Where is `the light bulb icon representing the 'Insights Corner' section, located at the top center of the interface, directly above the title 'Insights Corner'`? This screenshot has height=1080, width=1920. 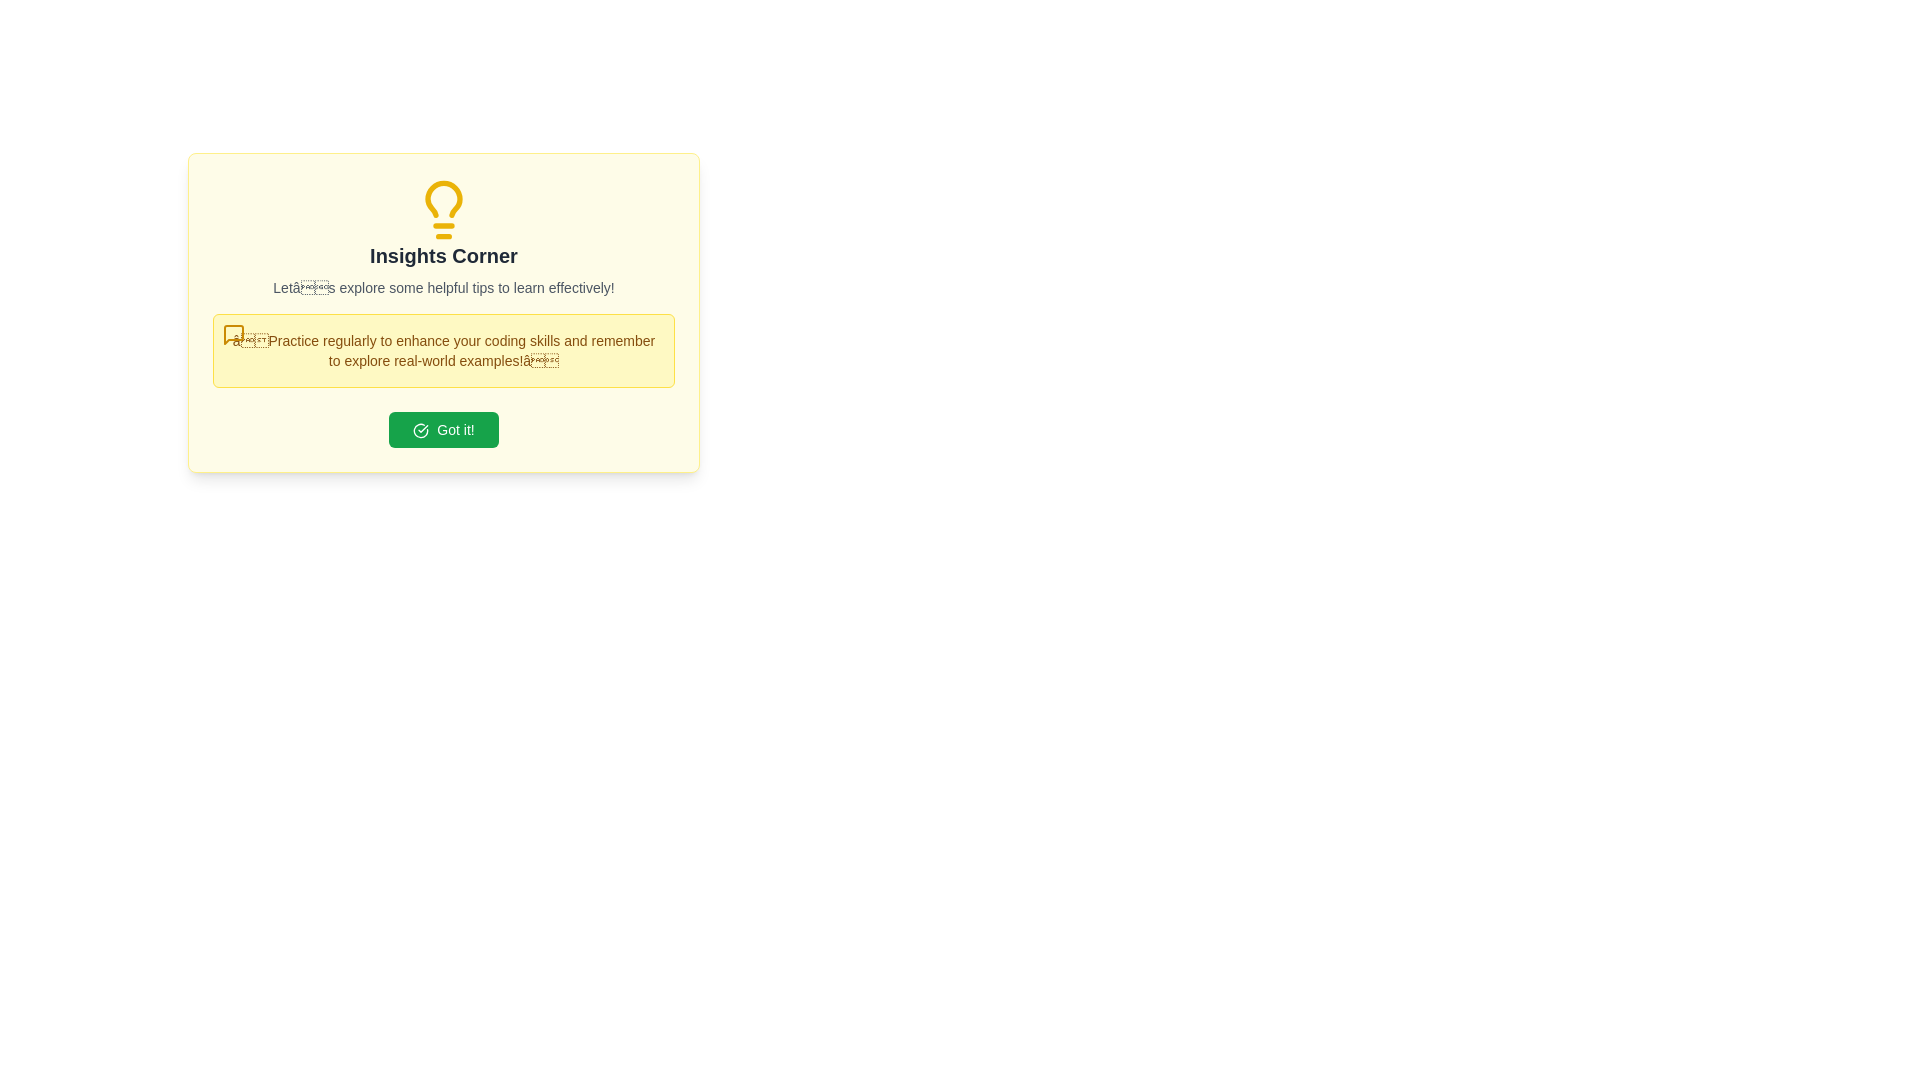 the light bulb icon representing the 'Insights Corner' section, located at the top center of the interface, directly above the title 'Insights Corner' is located at coordinates (443, 209).